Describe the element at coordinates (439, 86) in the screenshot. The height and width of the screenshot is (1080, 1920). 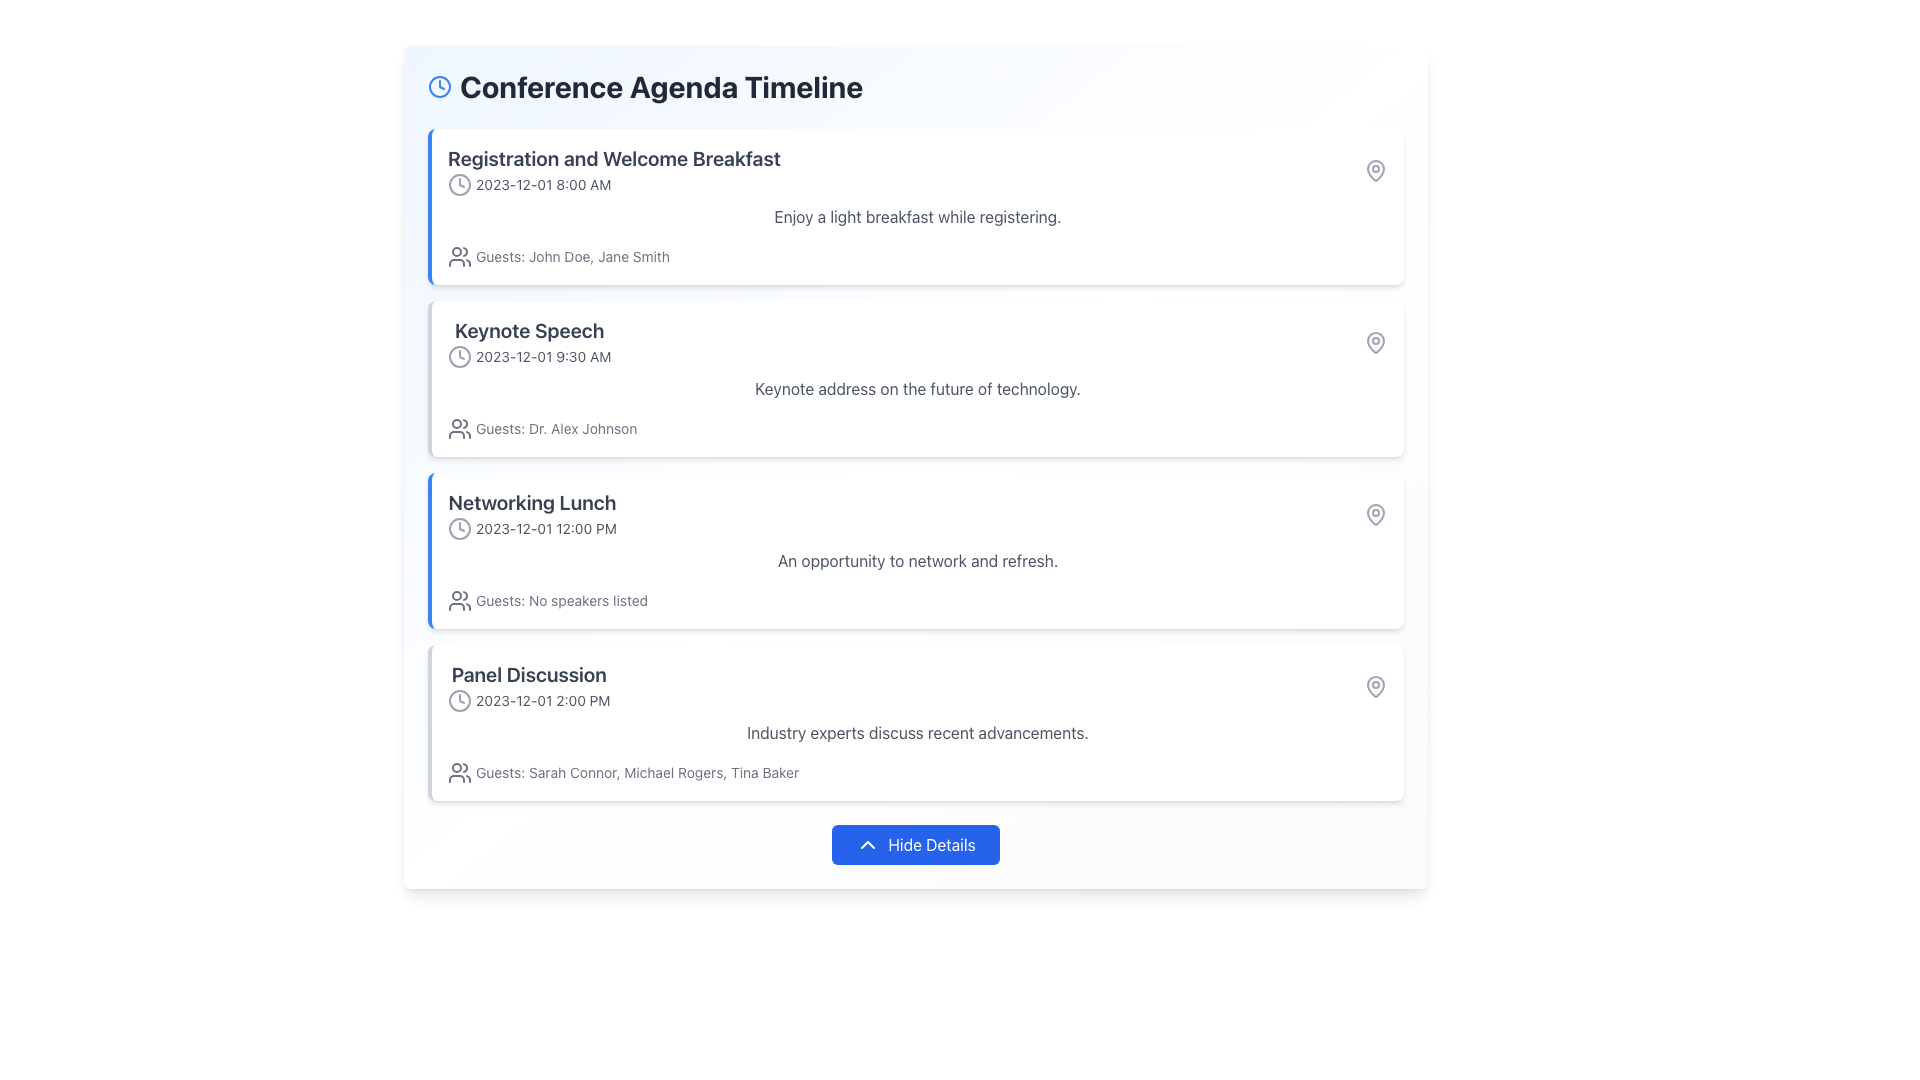
I see `the decorative icon located at the far left within the header line of the 'Conference Agenda Timeline' title` at that location.